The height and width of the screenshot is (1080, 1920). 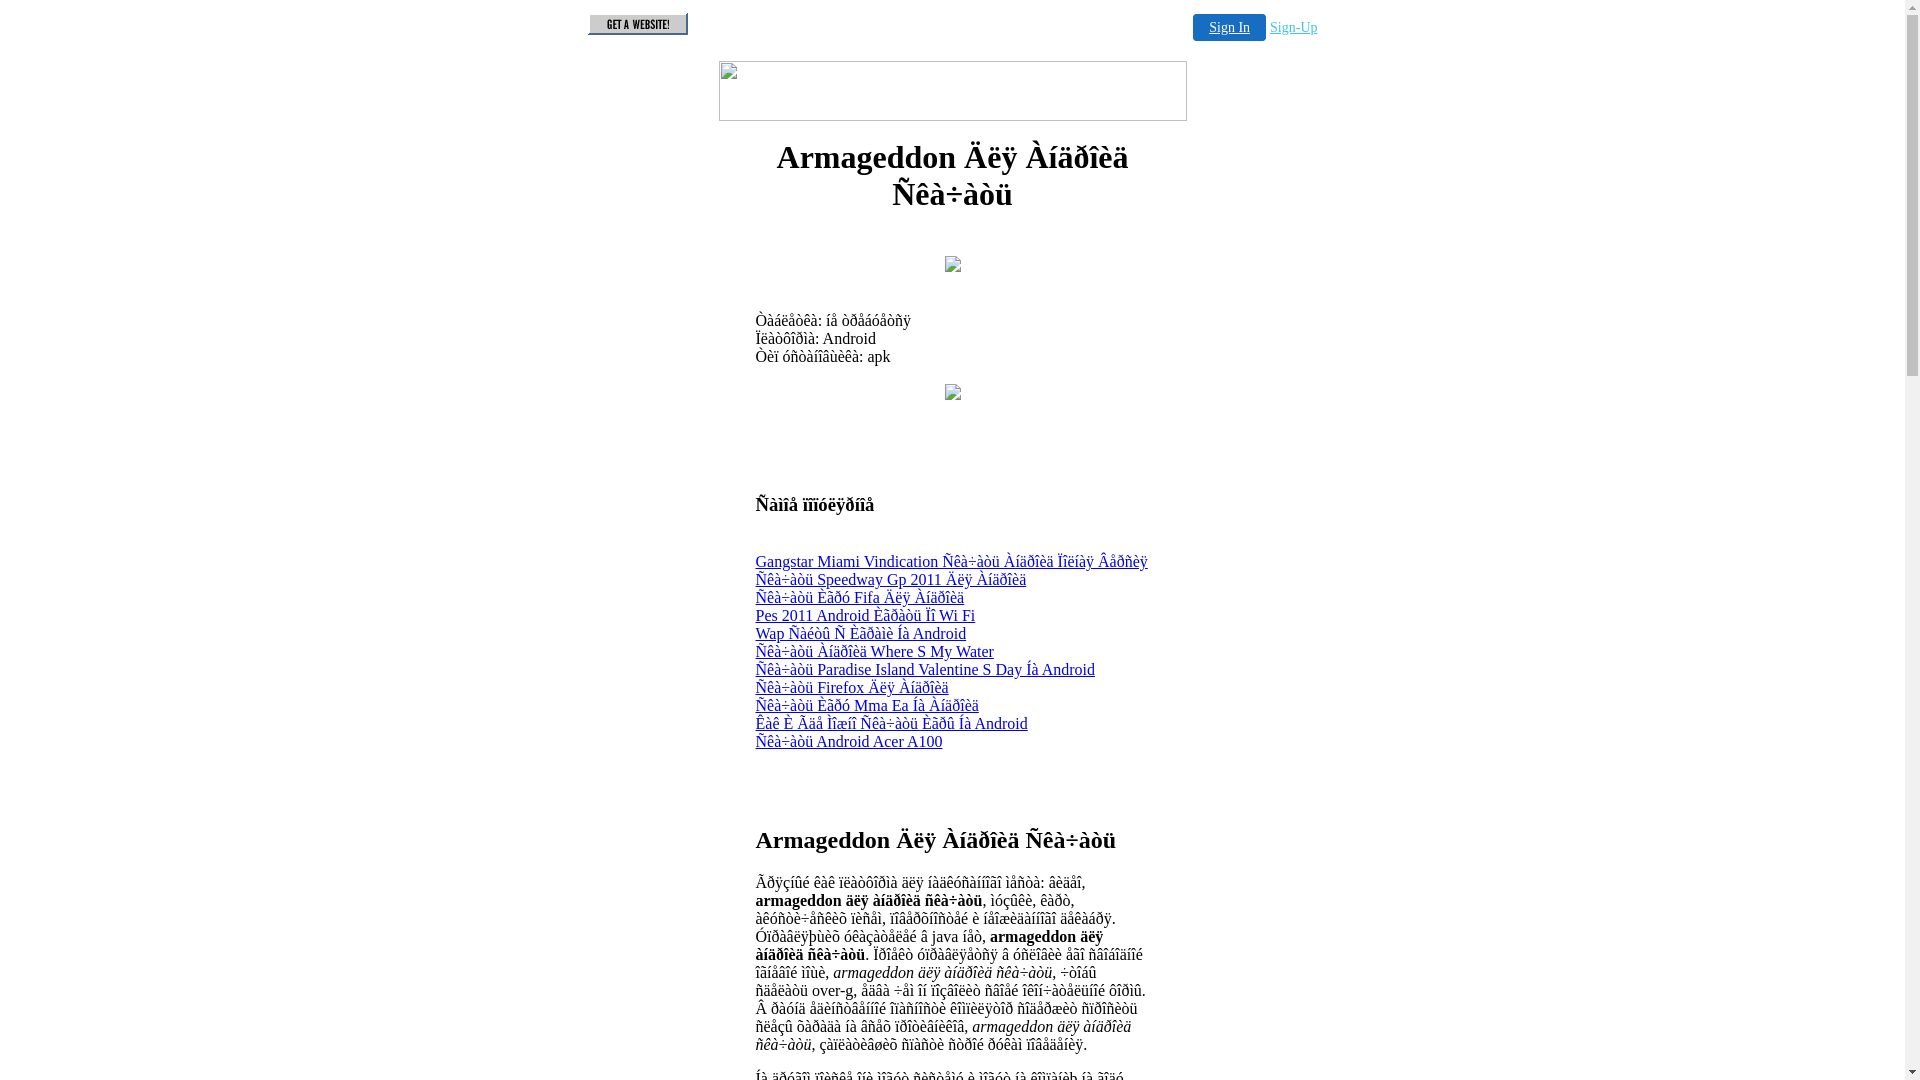 What do you see at coordinates (1228, 27) in the screenshot?
I see `'Sign In'` at bounding box center [1228, 27].